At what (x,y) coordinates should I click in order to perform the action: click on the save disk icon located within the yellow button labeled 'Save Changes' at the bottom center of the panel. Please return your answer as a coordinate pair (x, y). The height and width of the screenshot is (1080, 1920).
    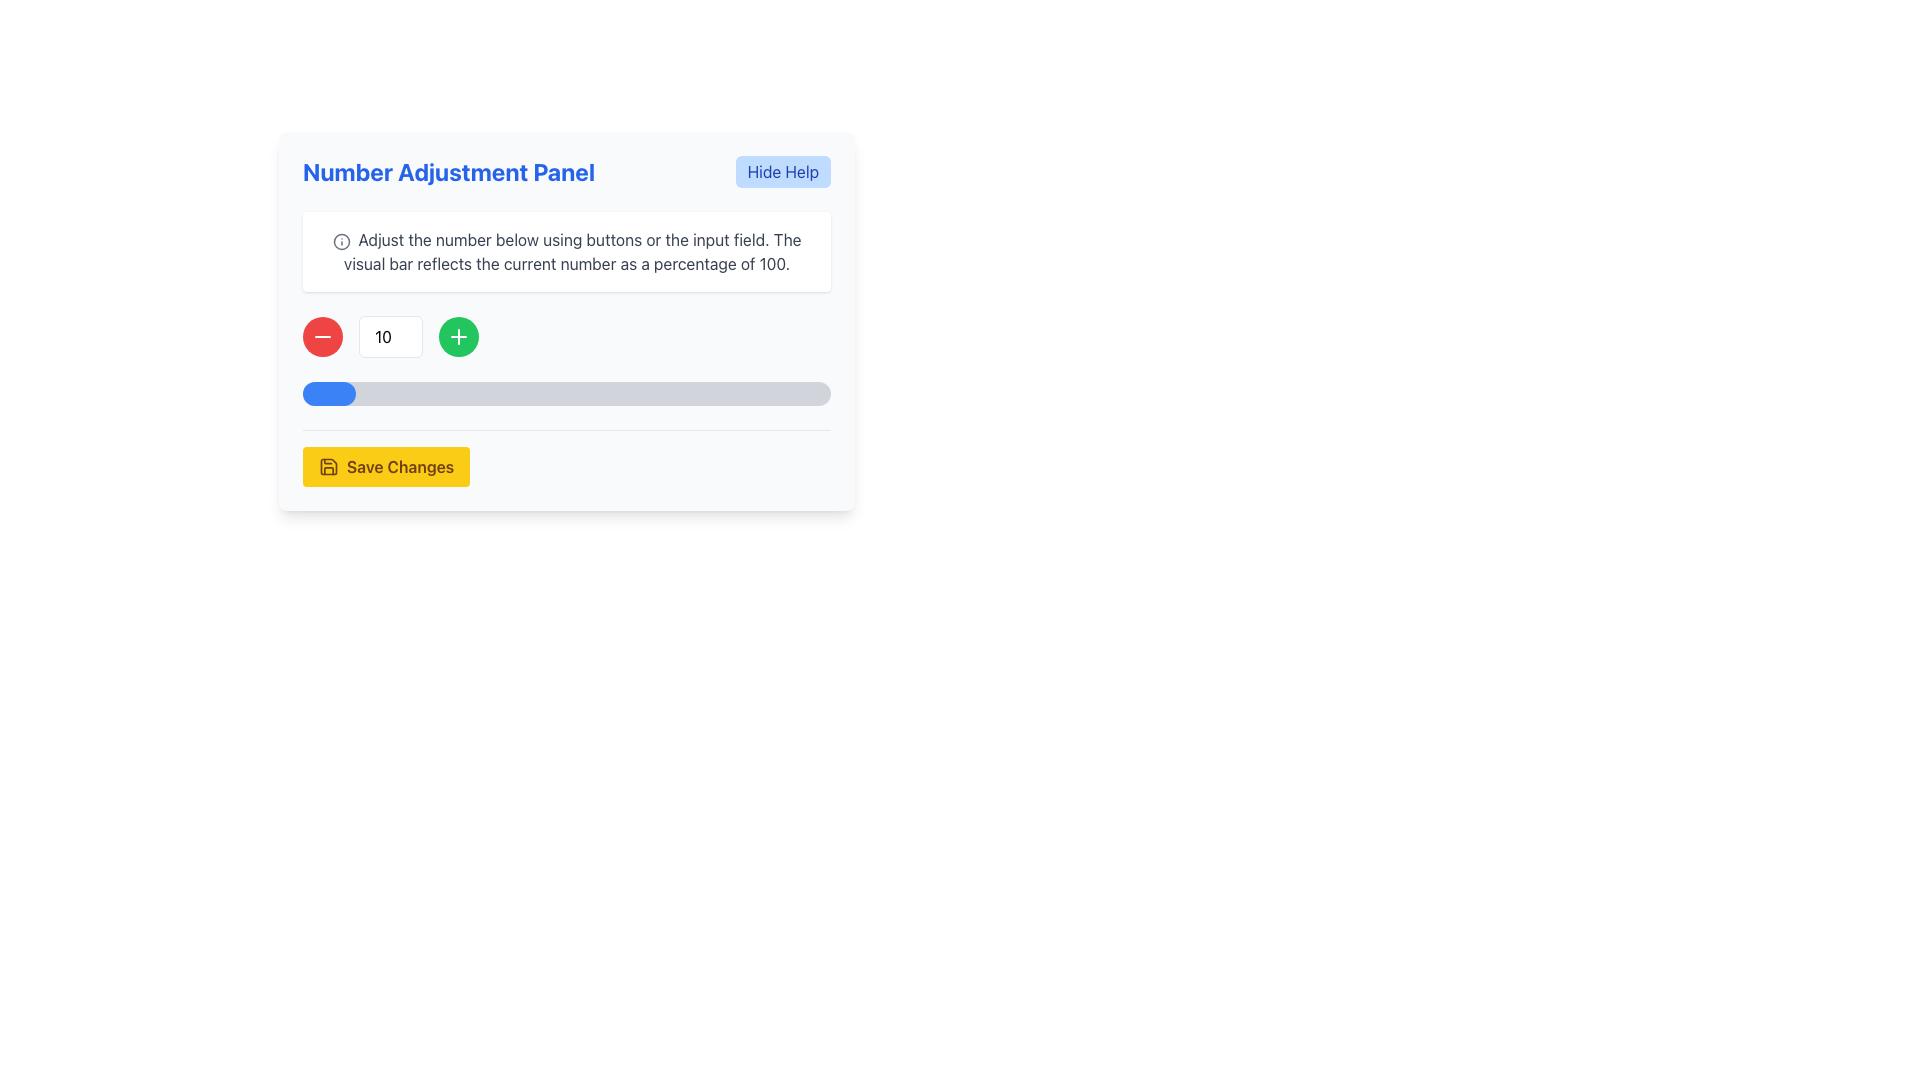
    Looking at the image, I should click on (329, 466).